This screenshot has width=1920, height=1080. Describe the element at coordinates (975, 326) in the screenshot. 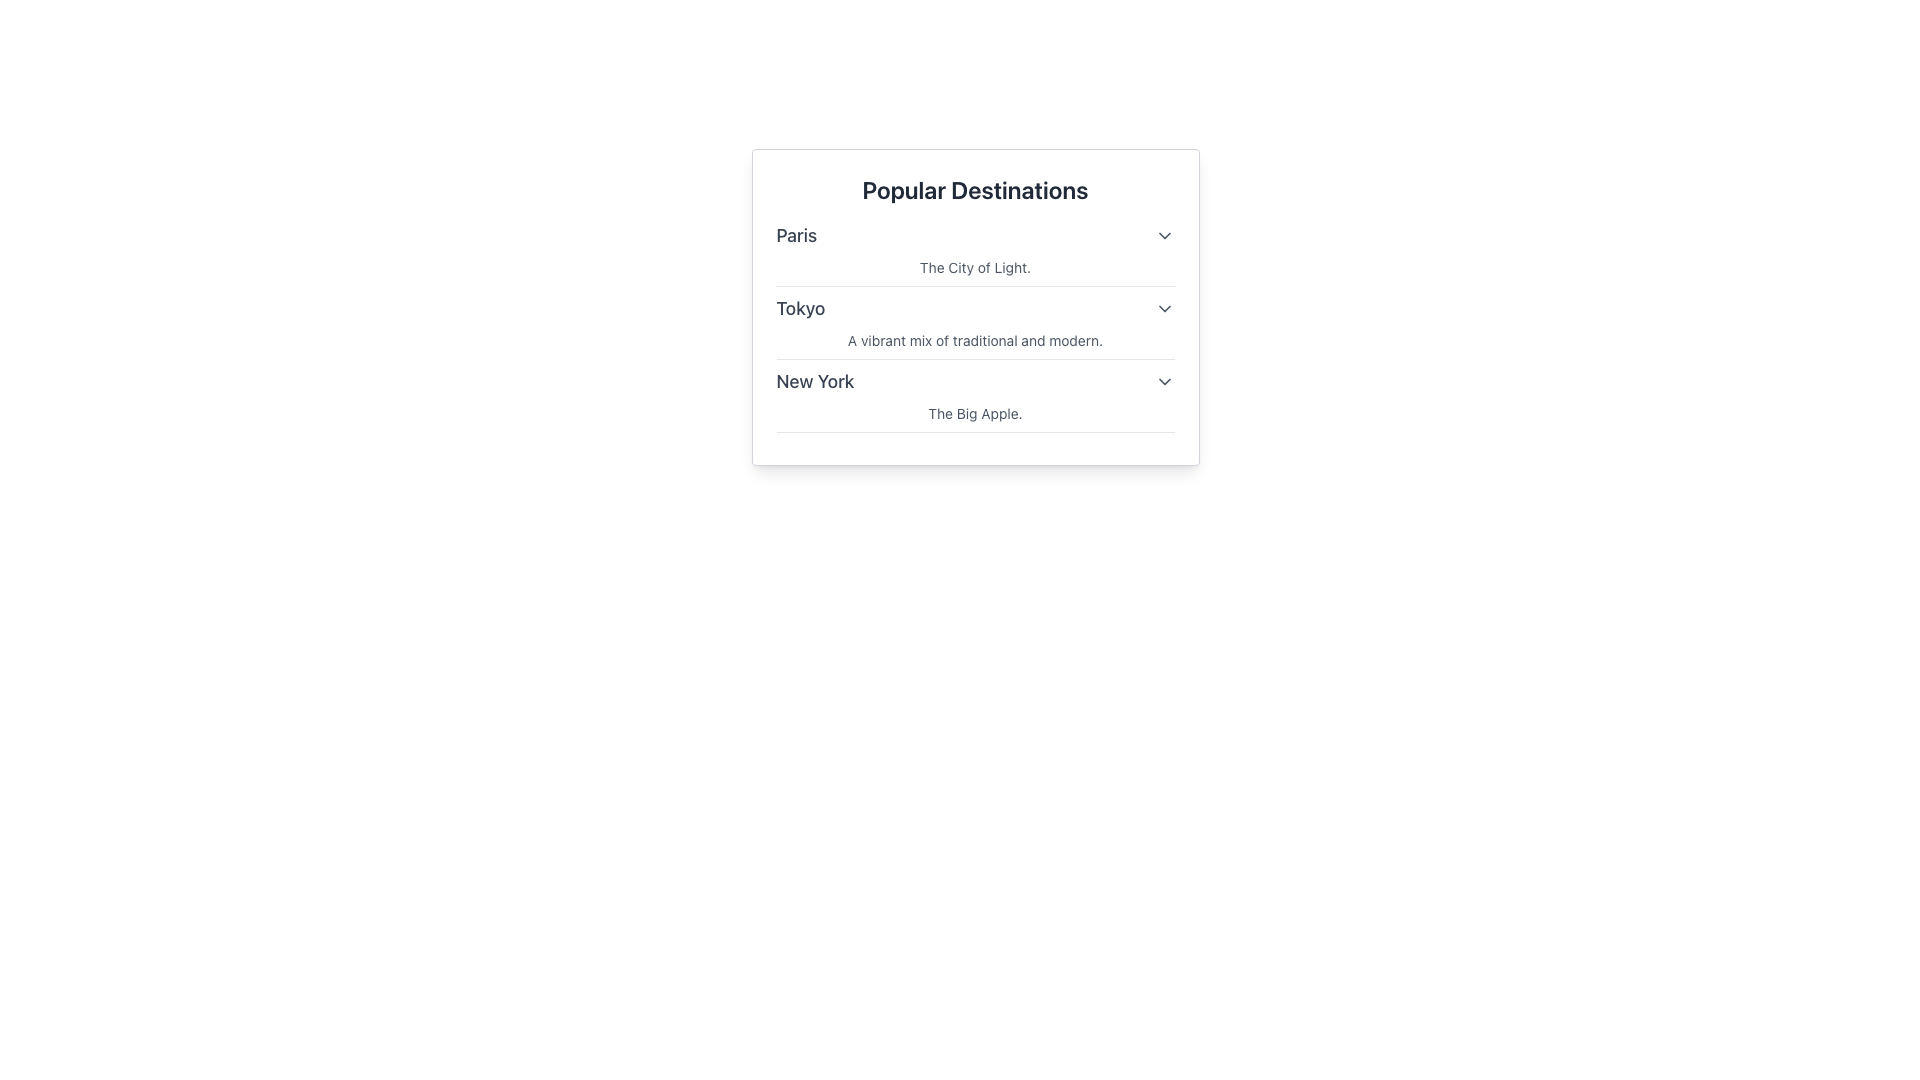

I see `the dropdown arrow in the section labeled 'Tokyo'` at that location.